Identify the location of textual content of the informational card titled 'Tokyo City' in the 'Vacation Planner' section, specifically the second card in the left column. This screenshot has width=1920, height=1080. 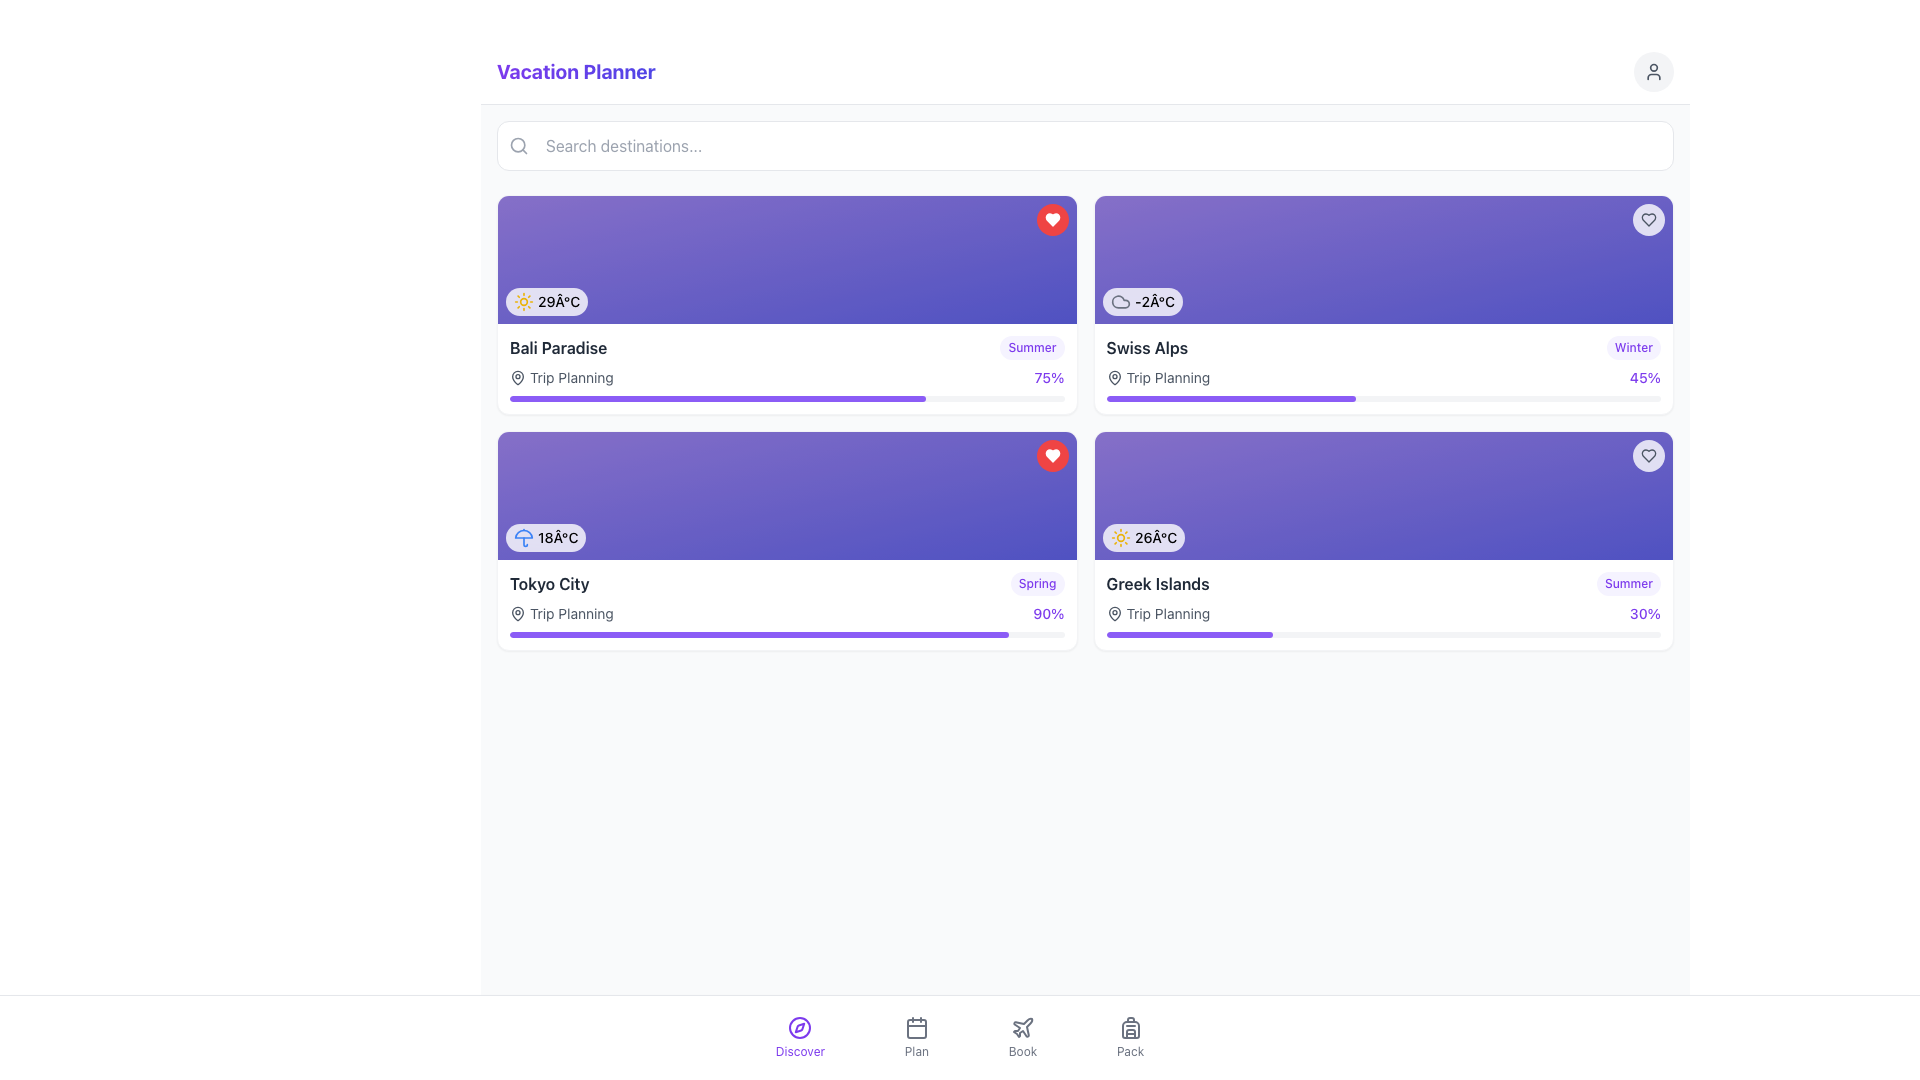
(786, 604).